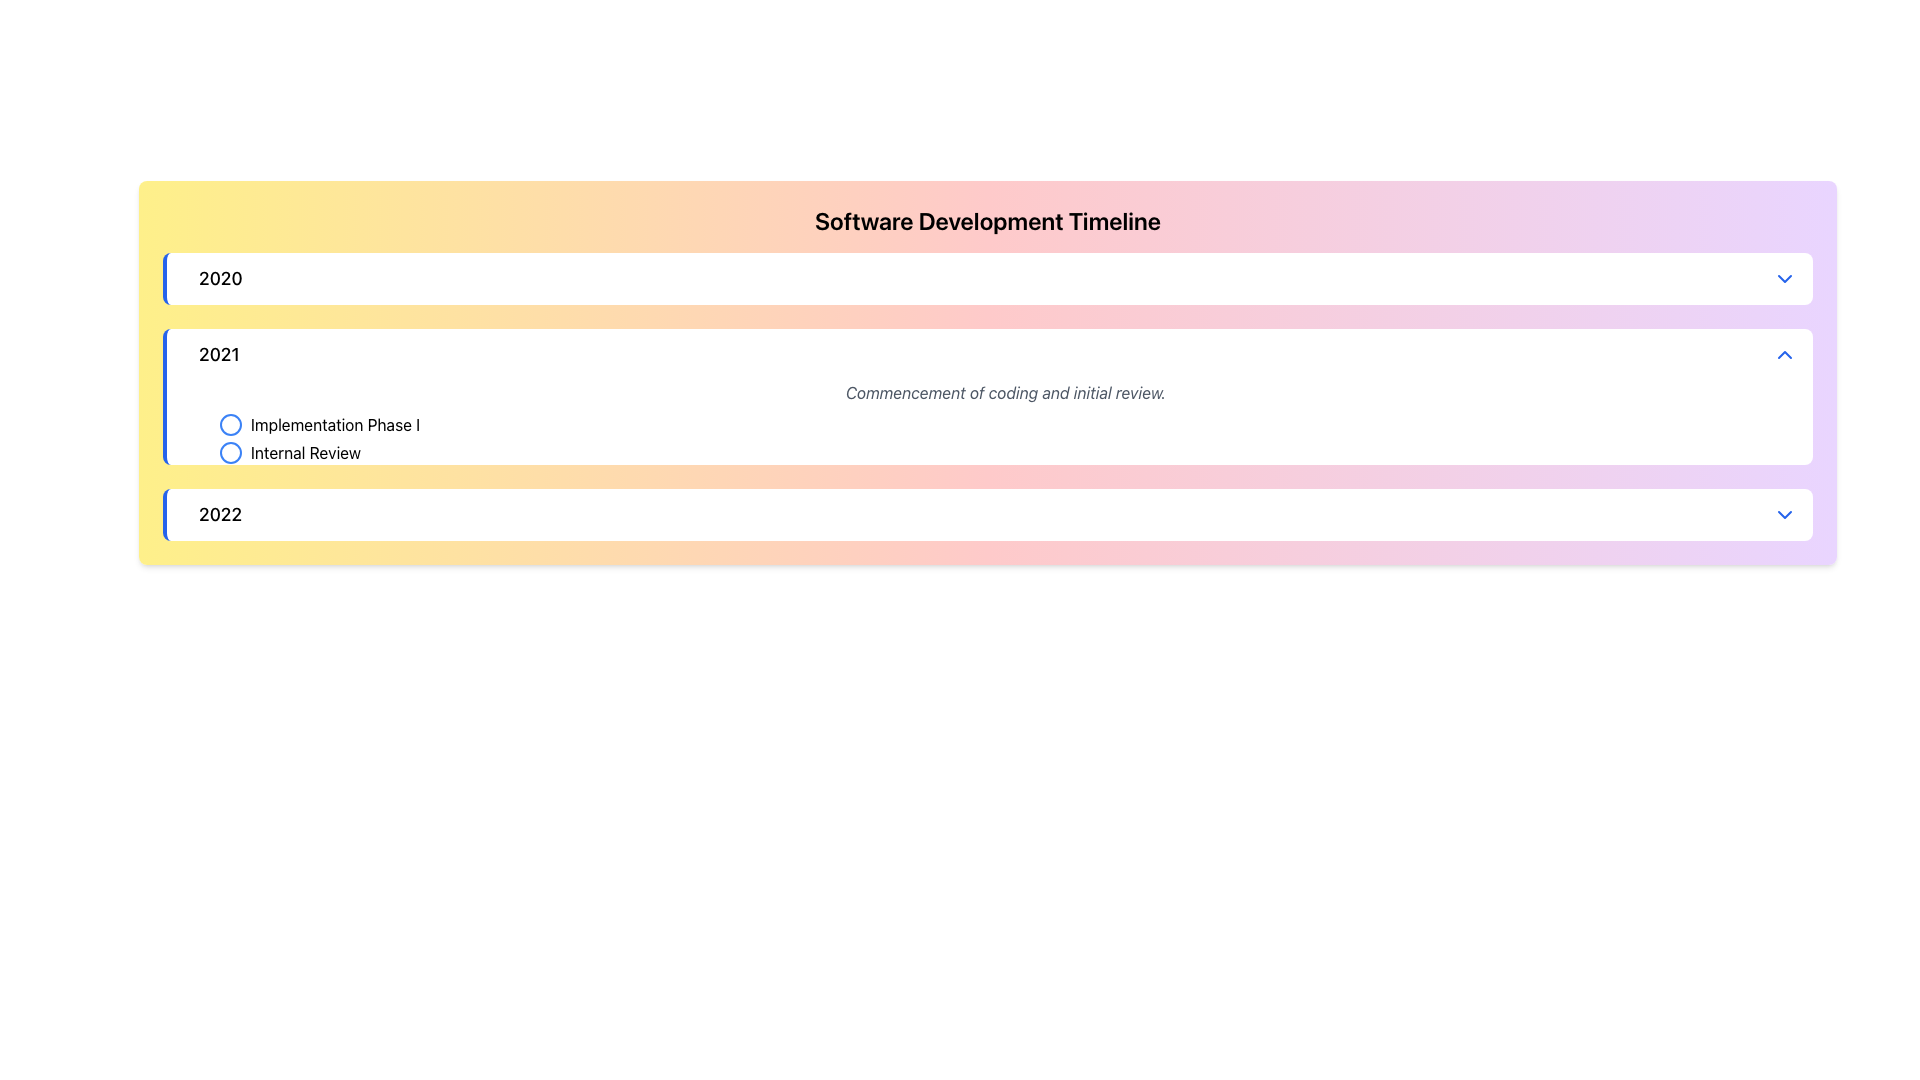  What do you see at coordinates (1785, 353) in the screenshot?
I see `the collapse button located at the far right end of the row labeled '2021' in the timeline to minimize the expanded details under this section` at bounding box center [1785, 353].